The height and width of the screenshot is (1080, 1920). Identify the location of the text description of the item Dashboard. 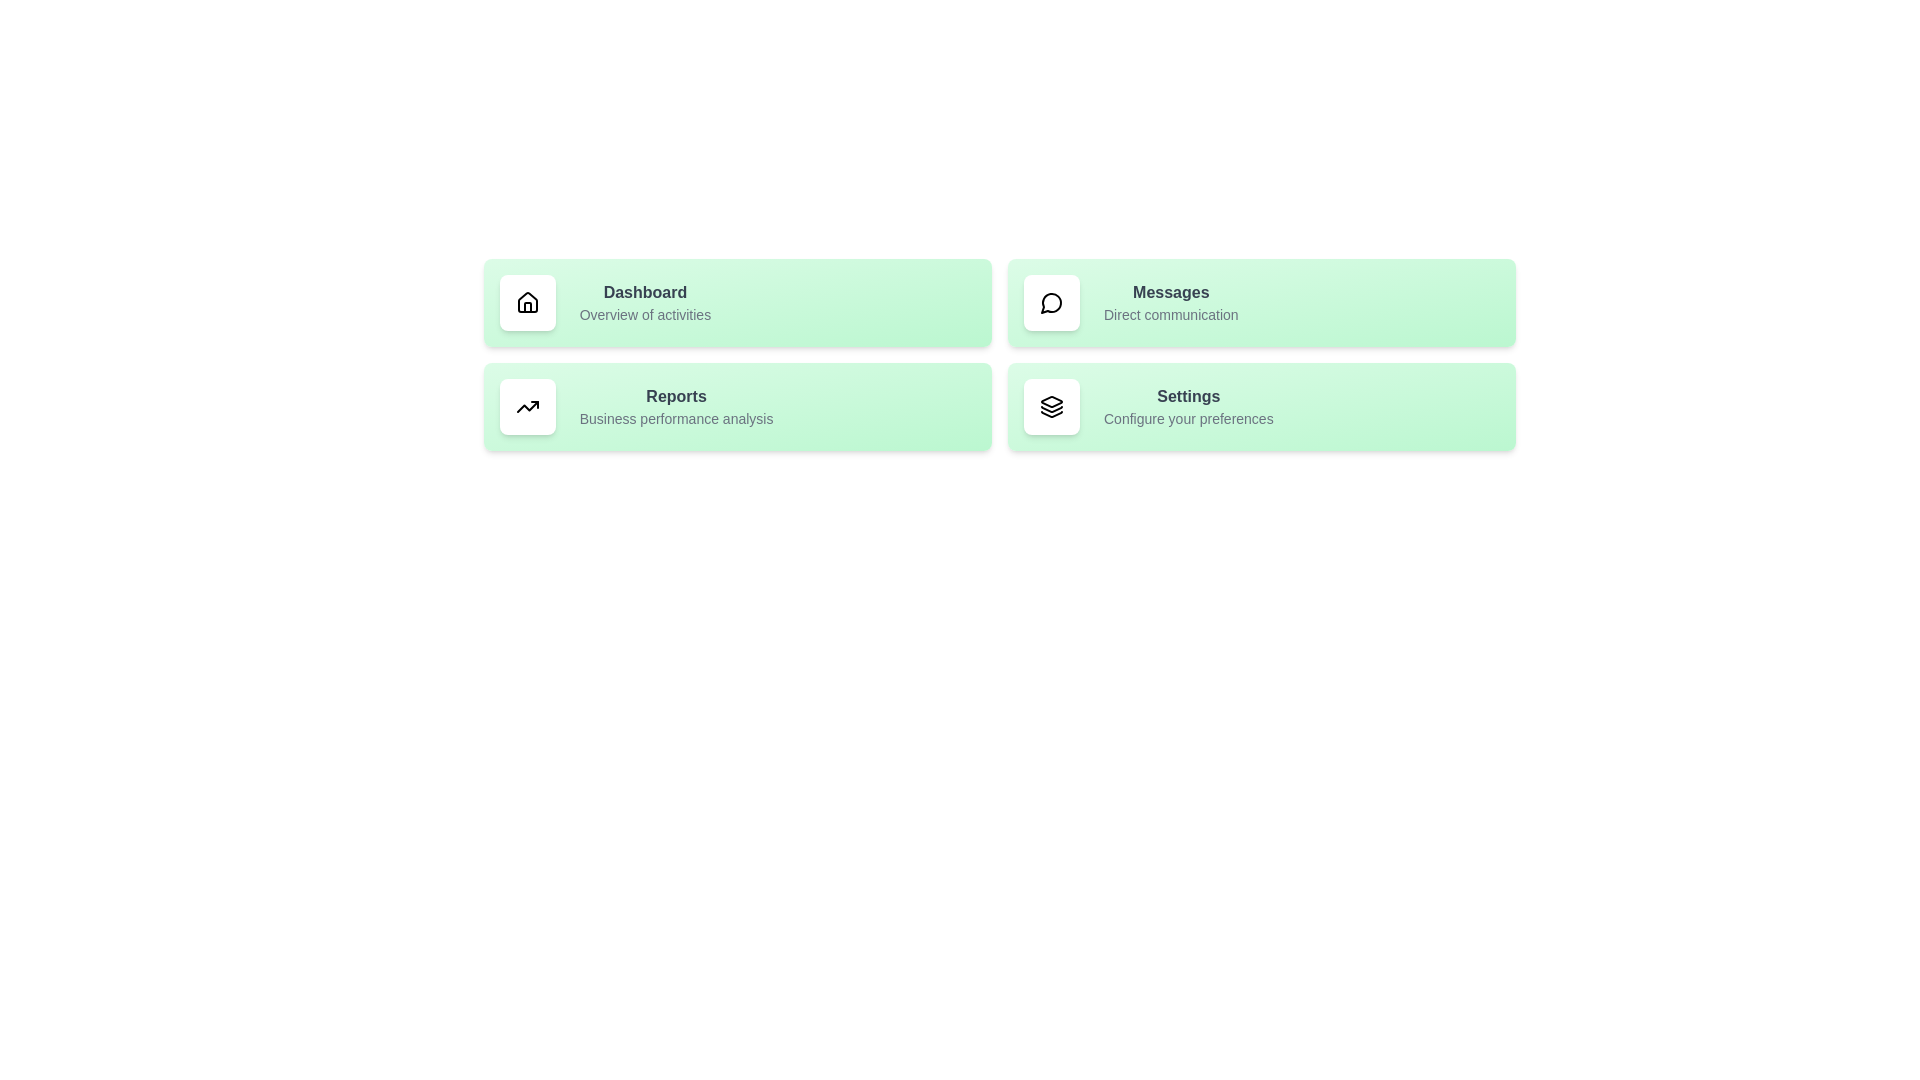
(644, 315).